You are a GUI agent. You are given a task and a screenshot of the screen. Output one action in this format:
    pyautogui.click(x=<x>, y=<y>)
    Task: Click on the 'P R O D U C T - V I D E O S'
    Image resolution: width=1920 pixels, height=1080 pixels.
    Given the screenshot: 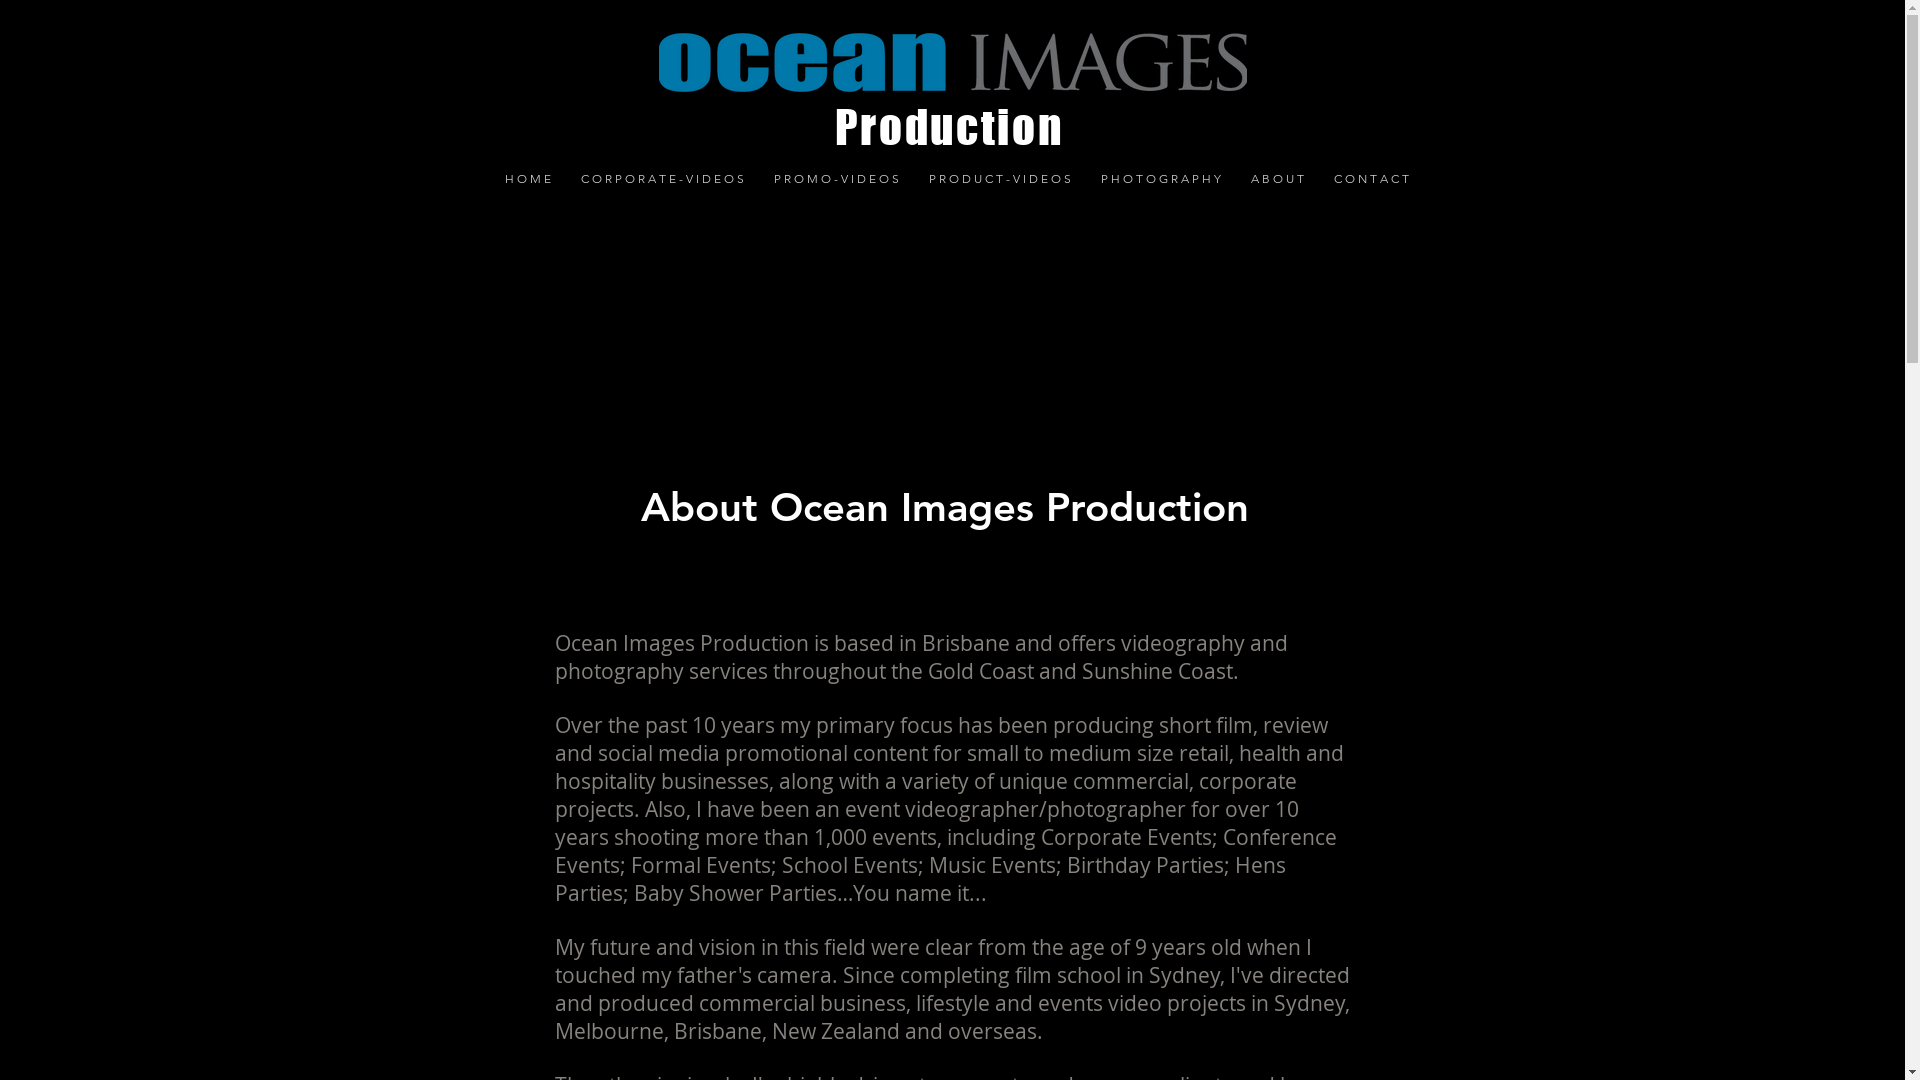 What is the action you would take?
    pyautogui.click(x=999, y=177)
    